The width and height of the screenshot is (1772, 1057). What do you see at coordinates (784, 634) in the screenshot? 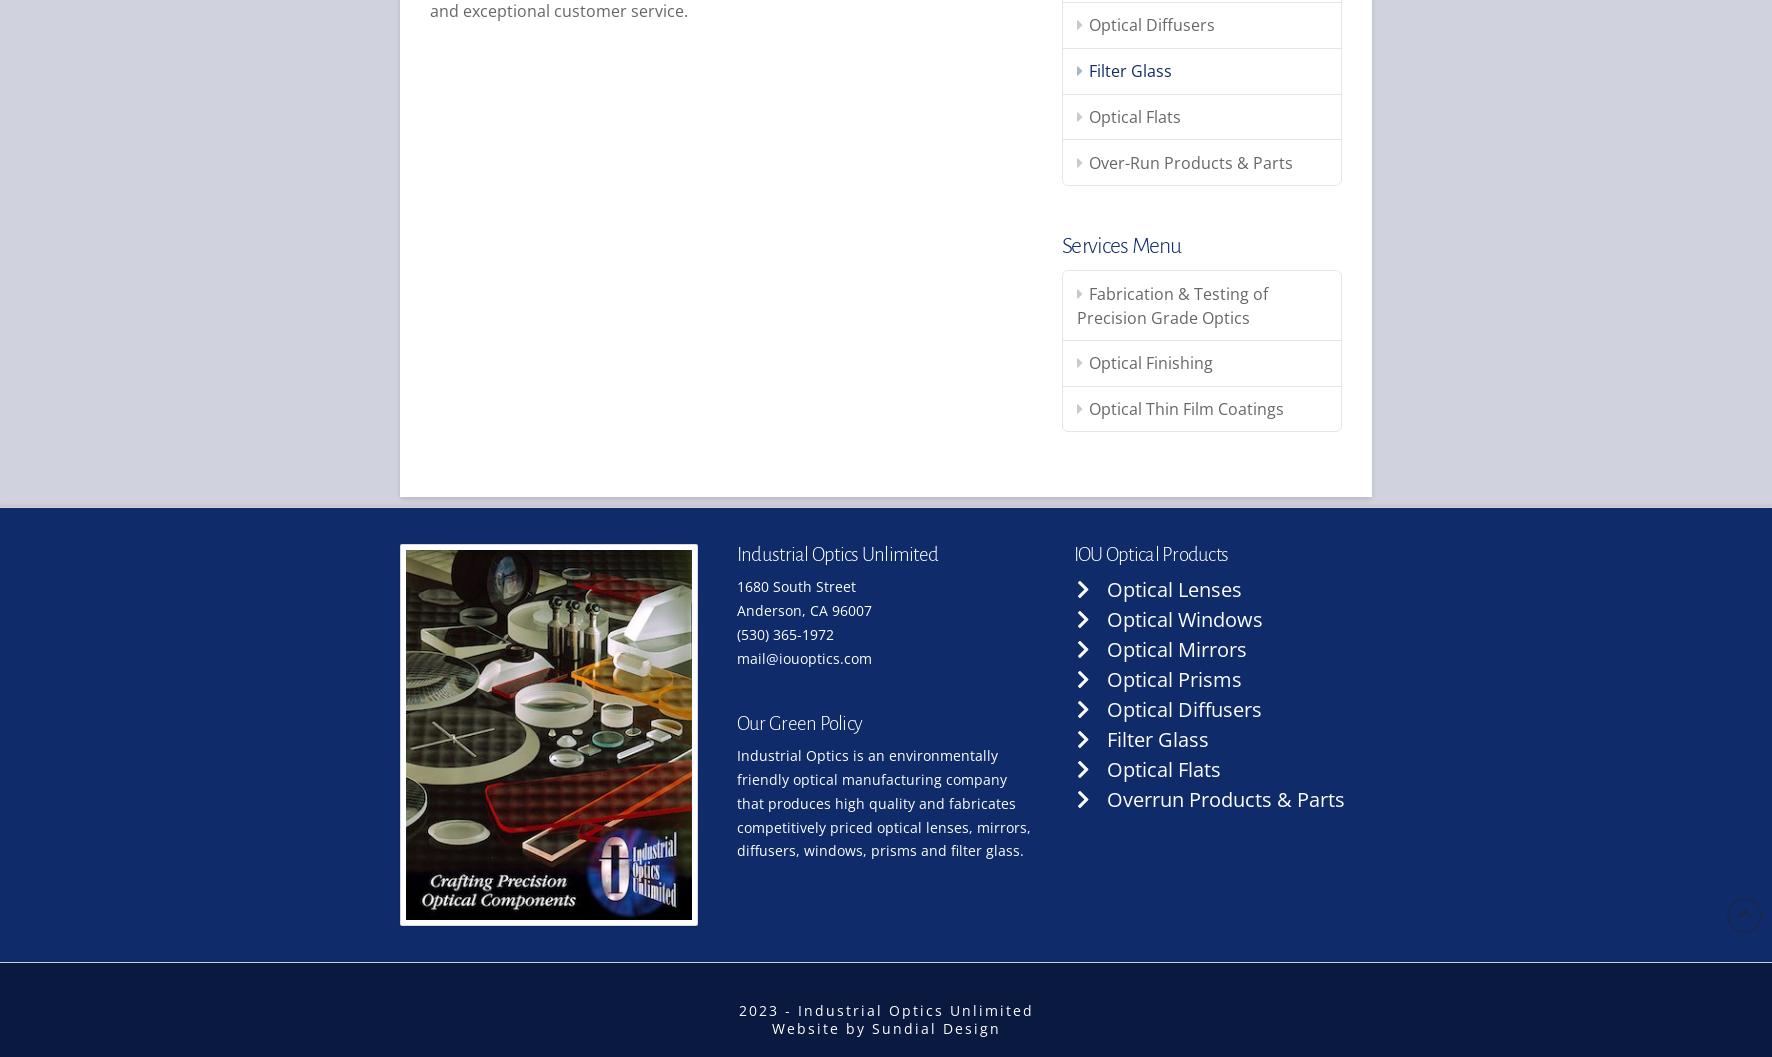
I see `'(530) 365-1972'` at bounding box center [784, 634].